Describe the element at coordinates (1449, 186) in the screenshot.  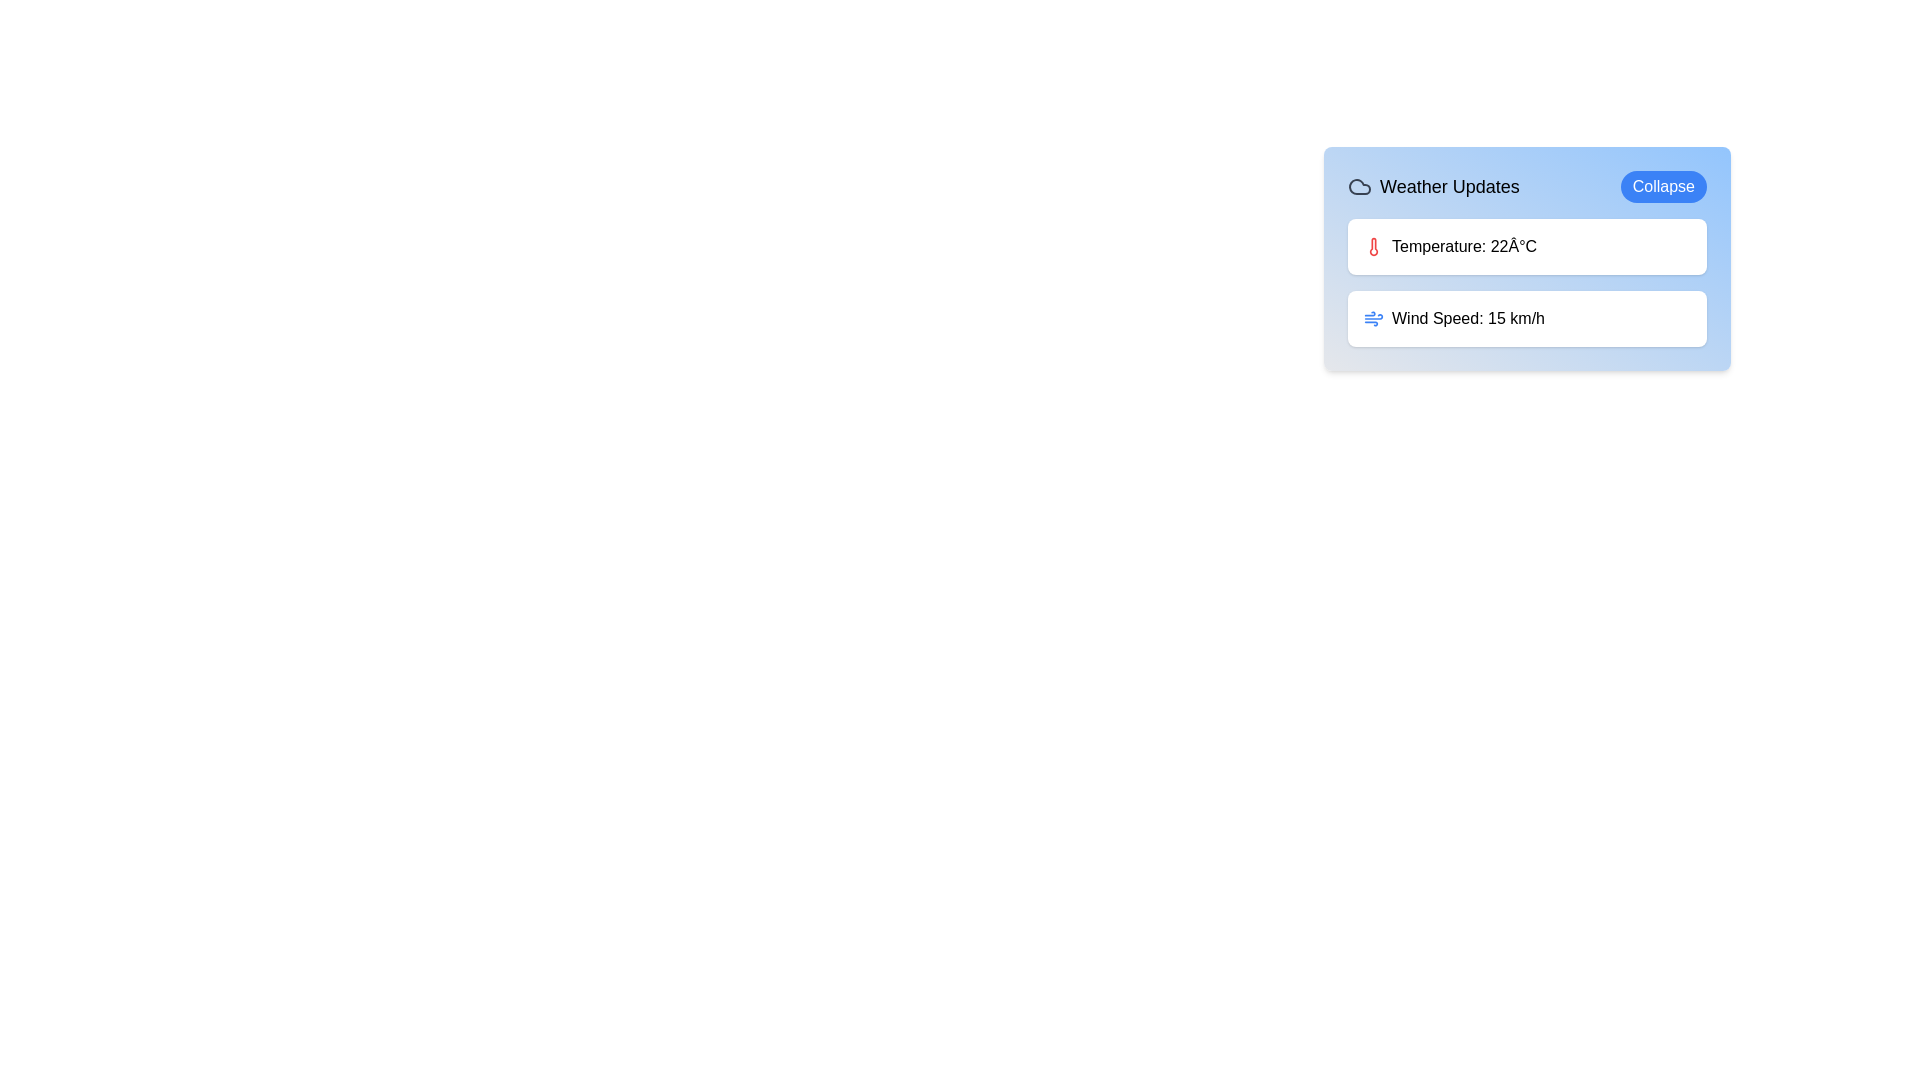
I see `the 'Weather Updates' text label, which is displayed in large, bold font and is located near the top-left corner of a card-like component, to the right of a cloud icon` at that location.